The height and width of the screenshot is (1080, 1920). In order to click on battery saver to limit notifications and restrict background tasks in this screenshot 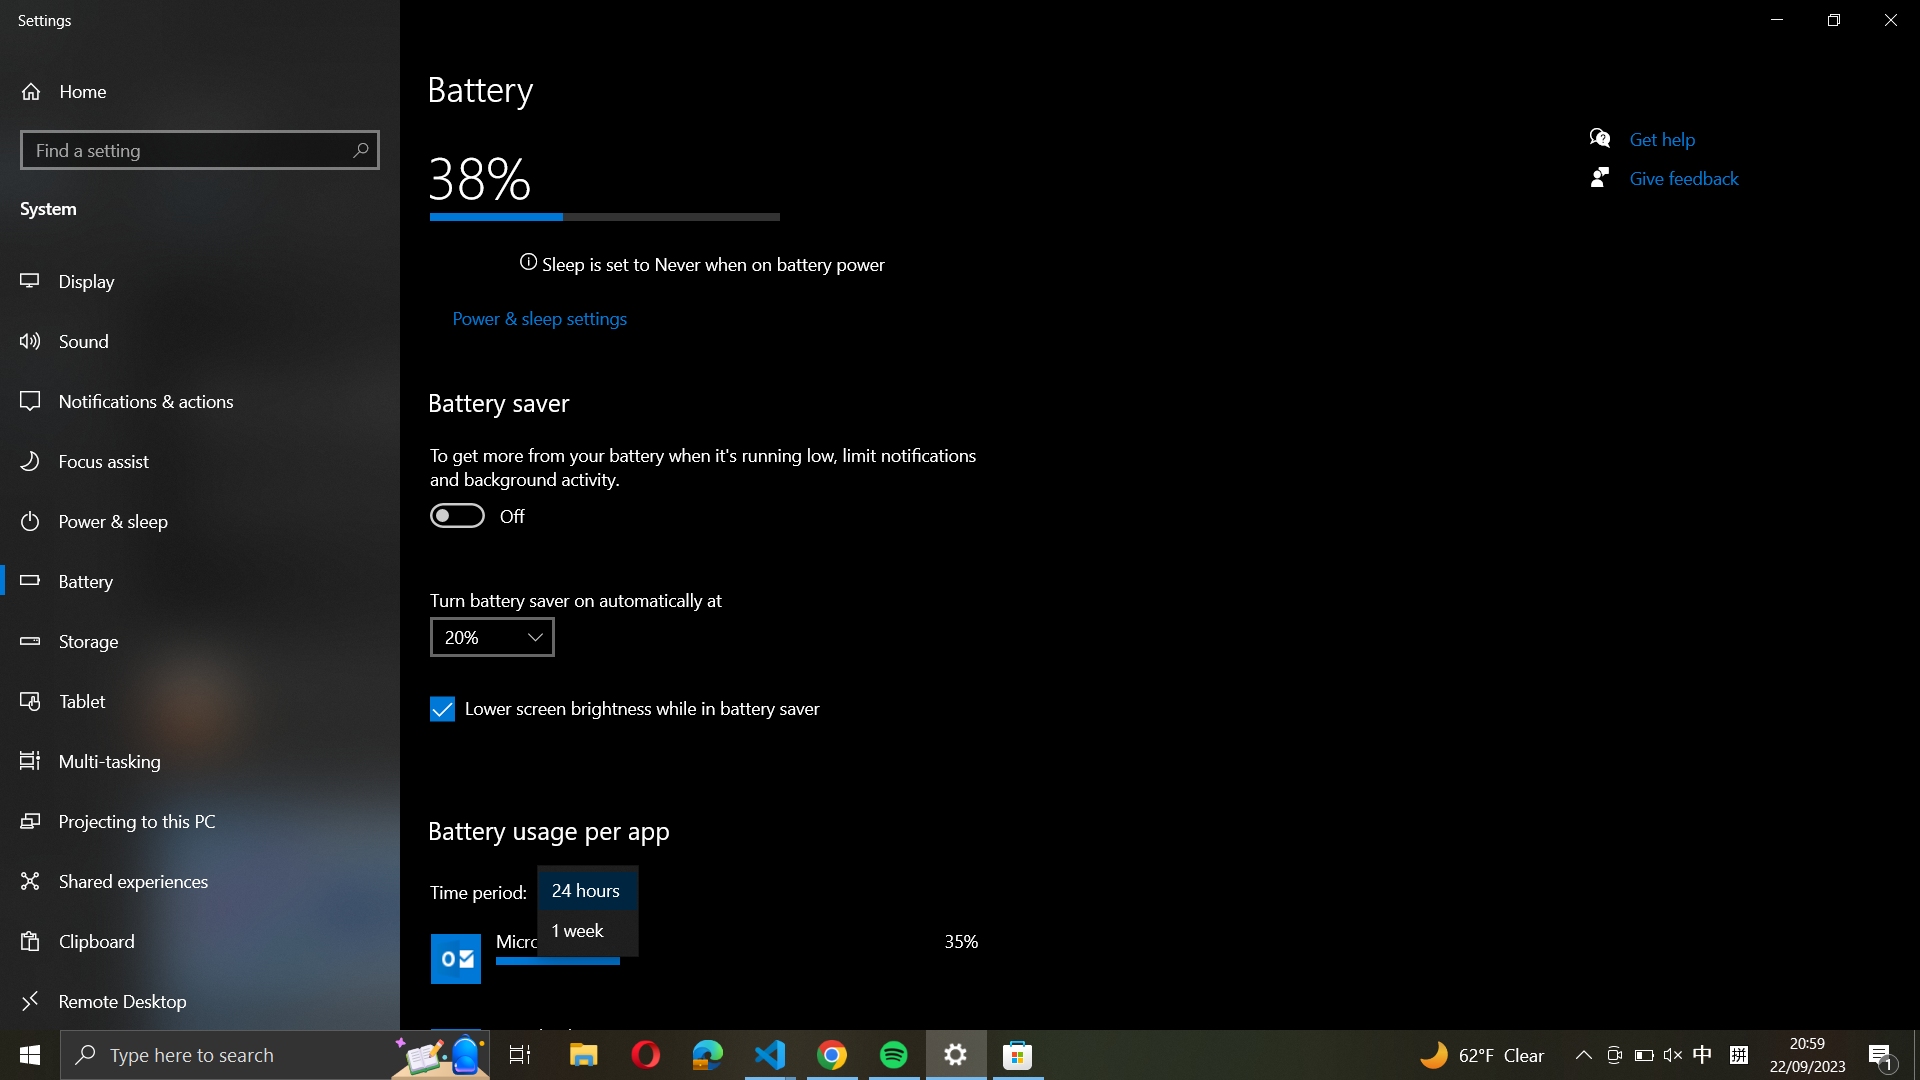, I will do `click(455, 514)`.